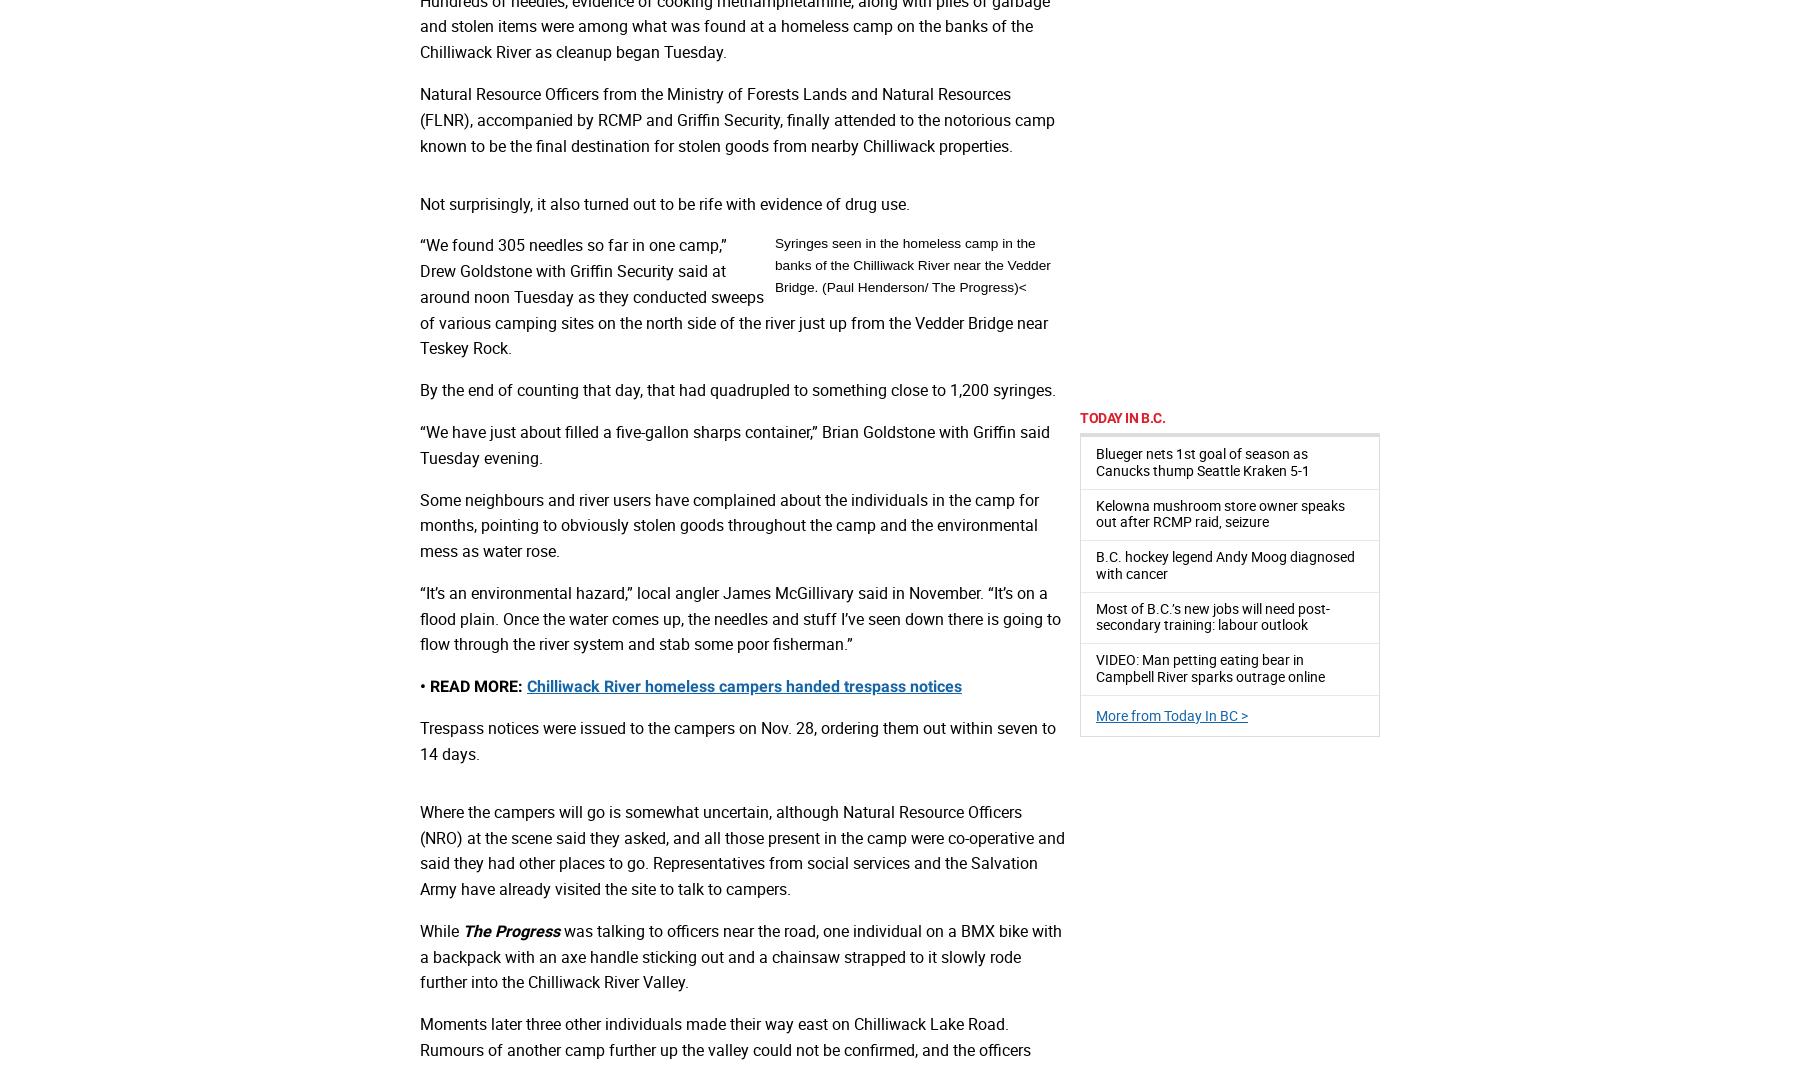 This screenshot has width=1800, height=1065. I want to click on 'VIDEO: Man petting eating bear in Campbell River sparks outrage online', so click(1209, 667).